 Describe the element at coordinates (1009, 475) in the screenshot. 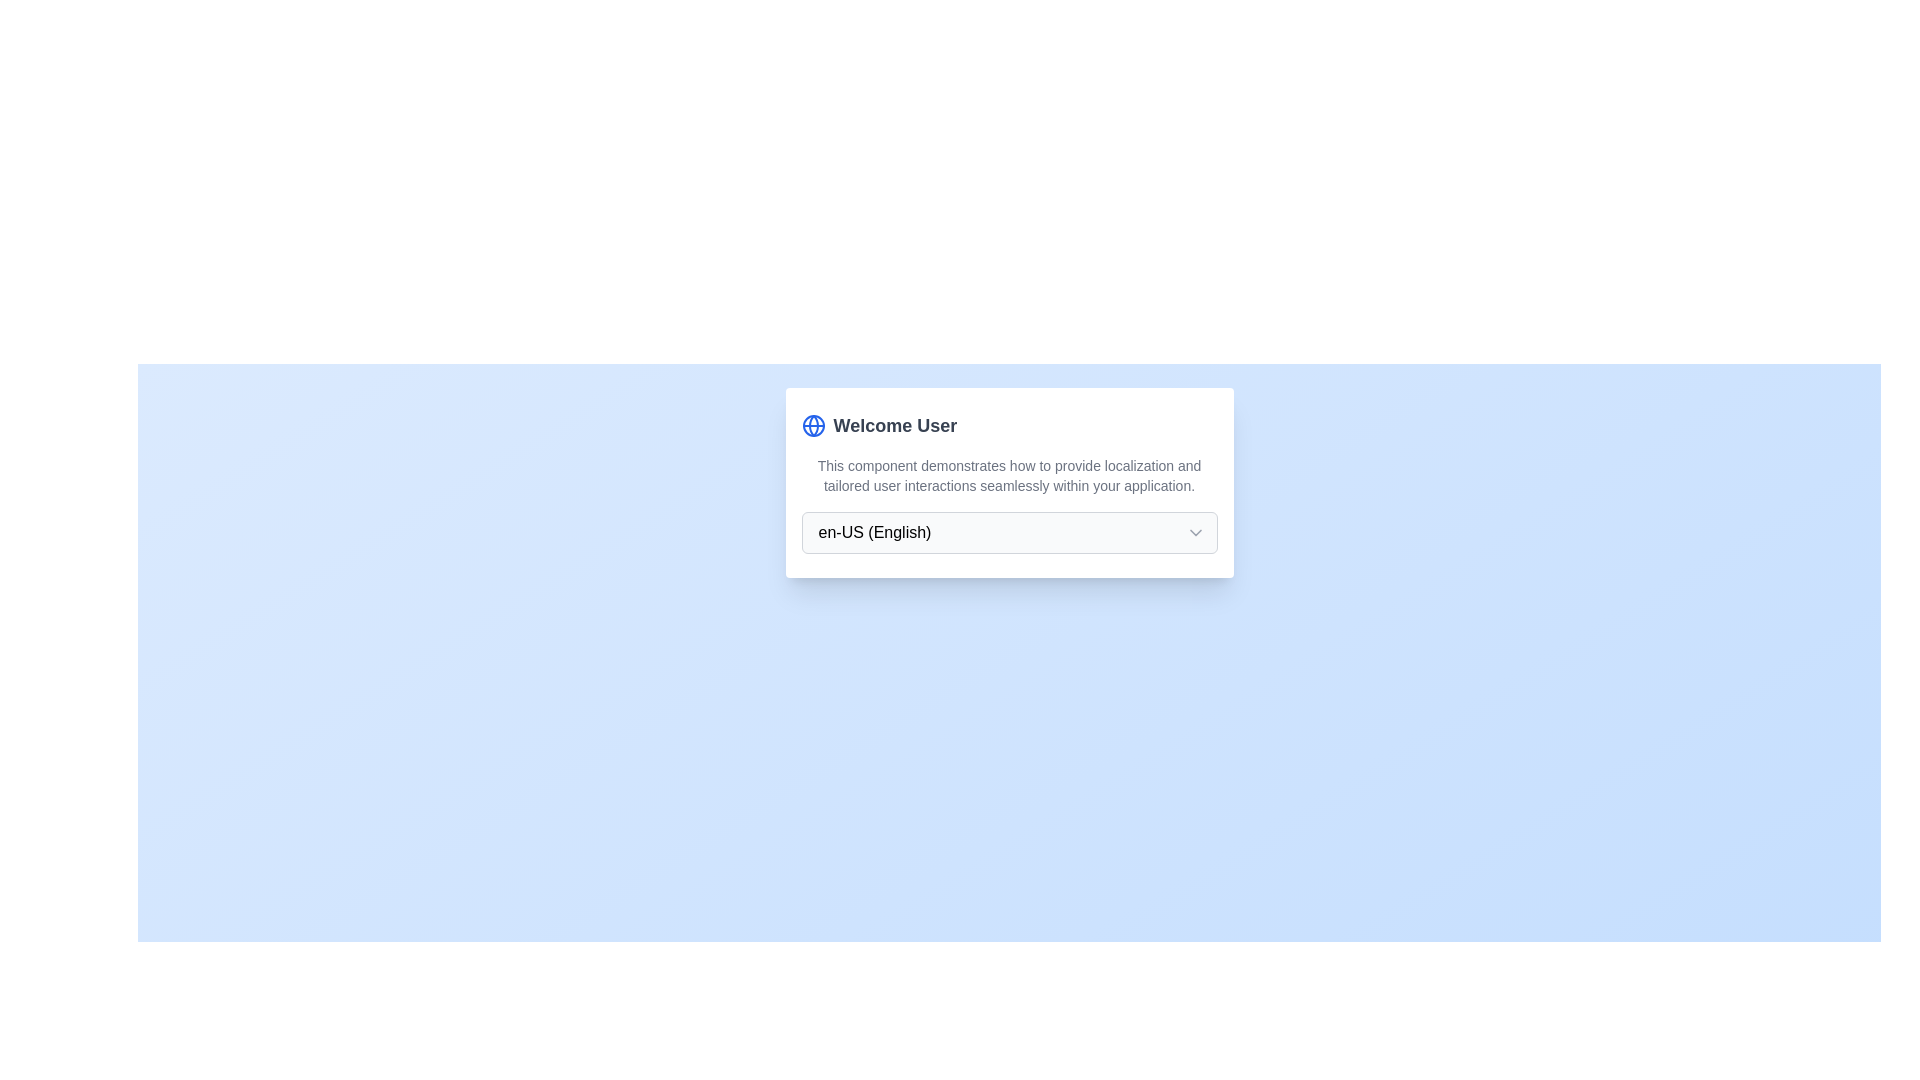

I see `the text element that contains the message about localization and user interactions, positioned below the title 'Welcome User'` at that location.